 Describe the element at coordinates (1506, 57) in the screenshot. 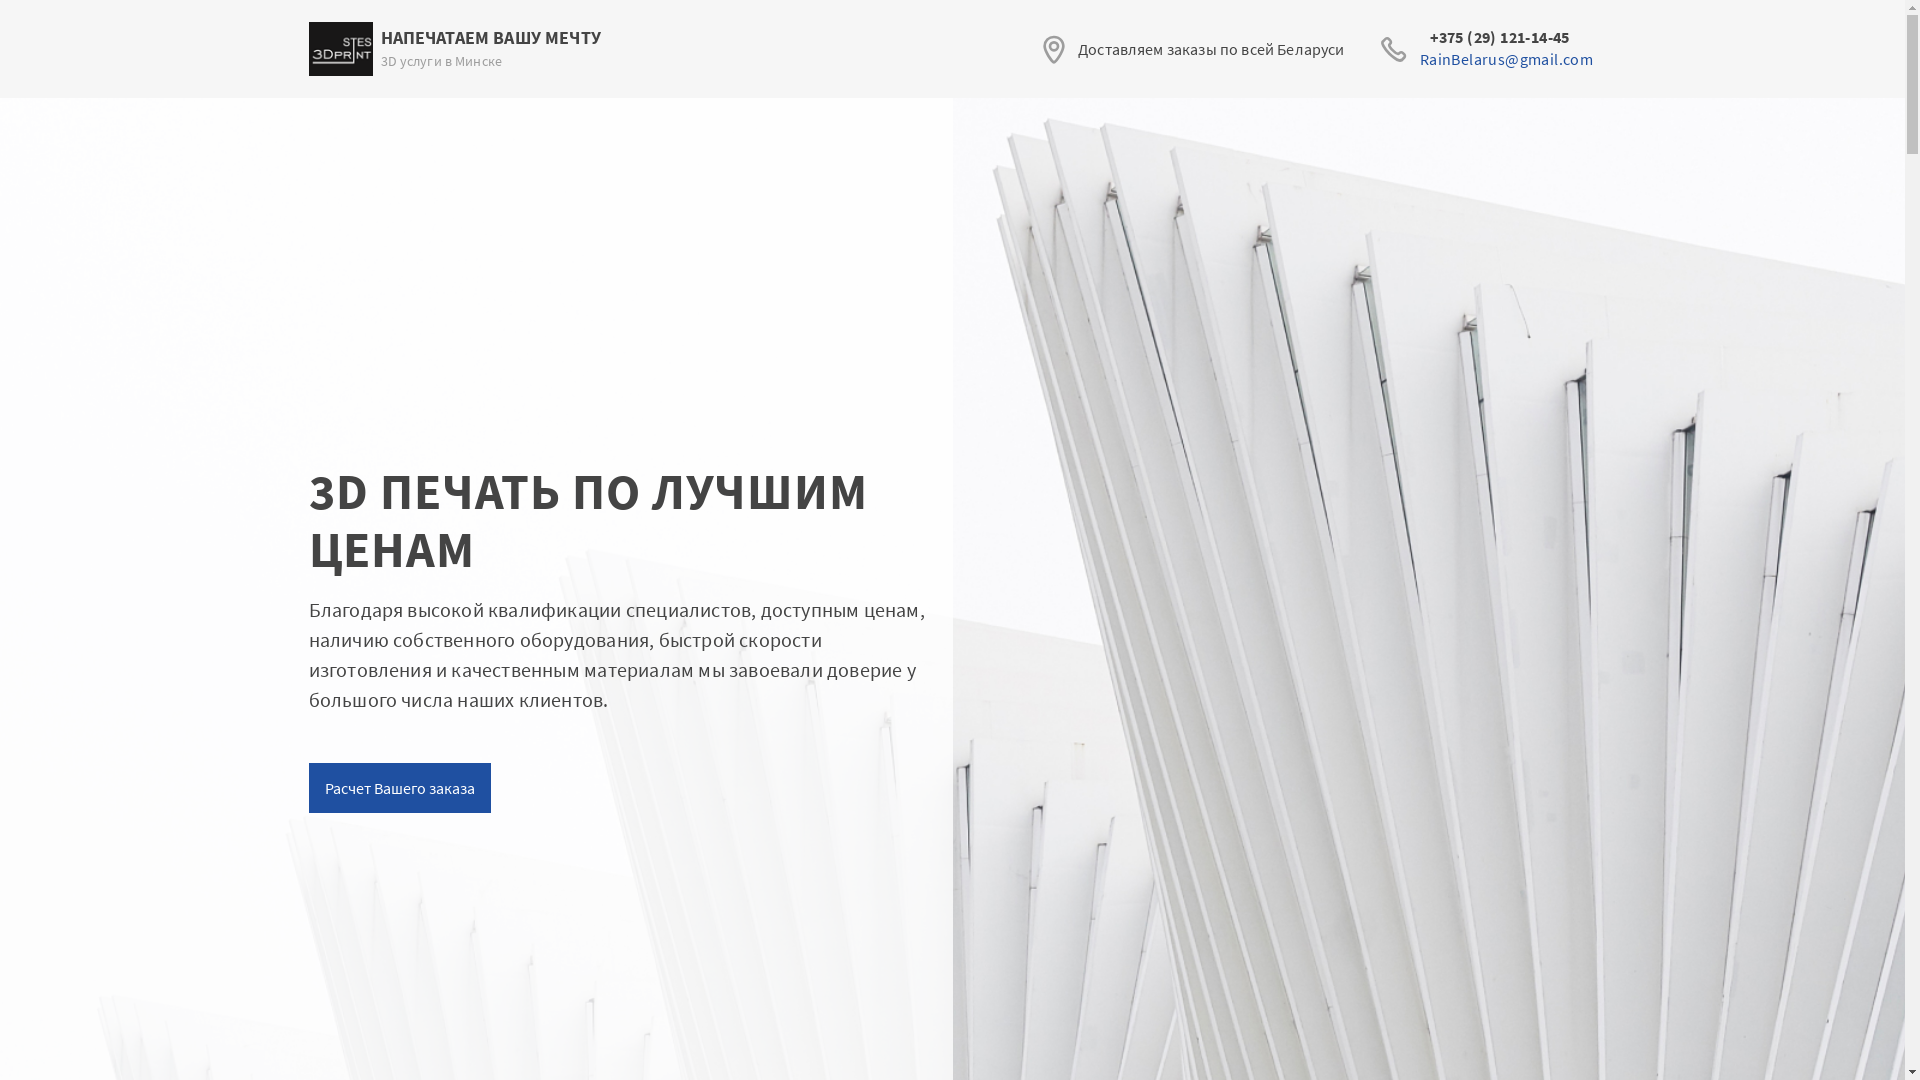

I see `'RainBelarus@gmail.com'` at that location.